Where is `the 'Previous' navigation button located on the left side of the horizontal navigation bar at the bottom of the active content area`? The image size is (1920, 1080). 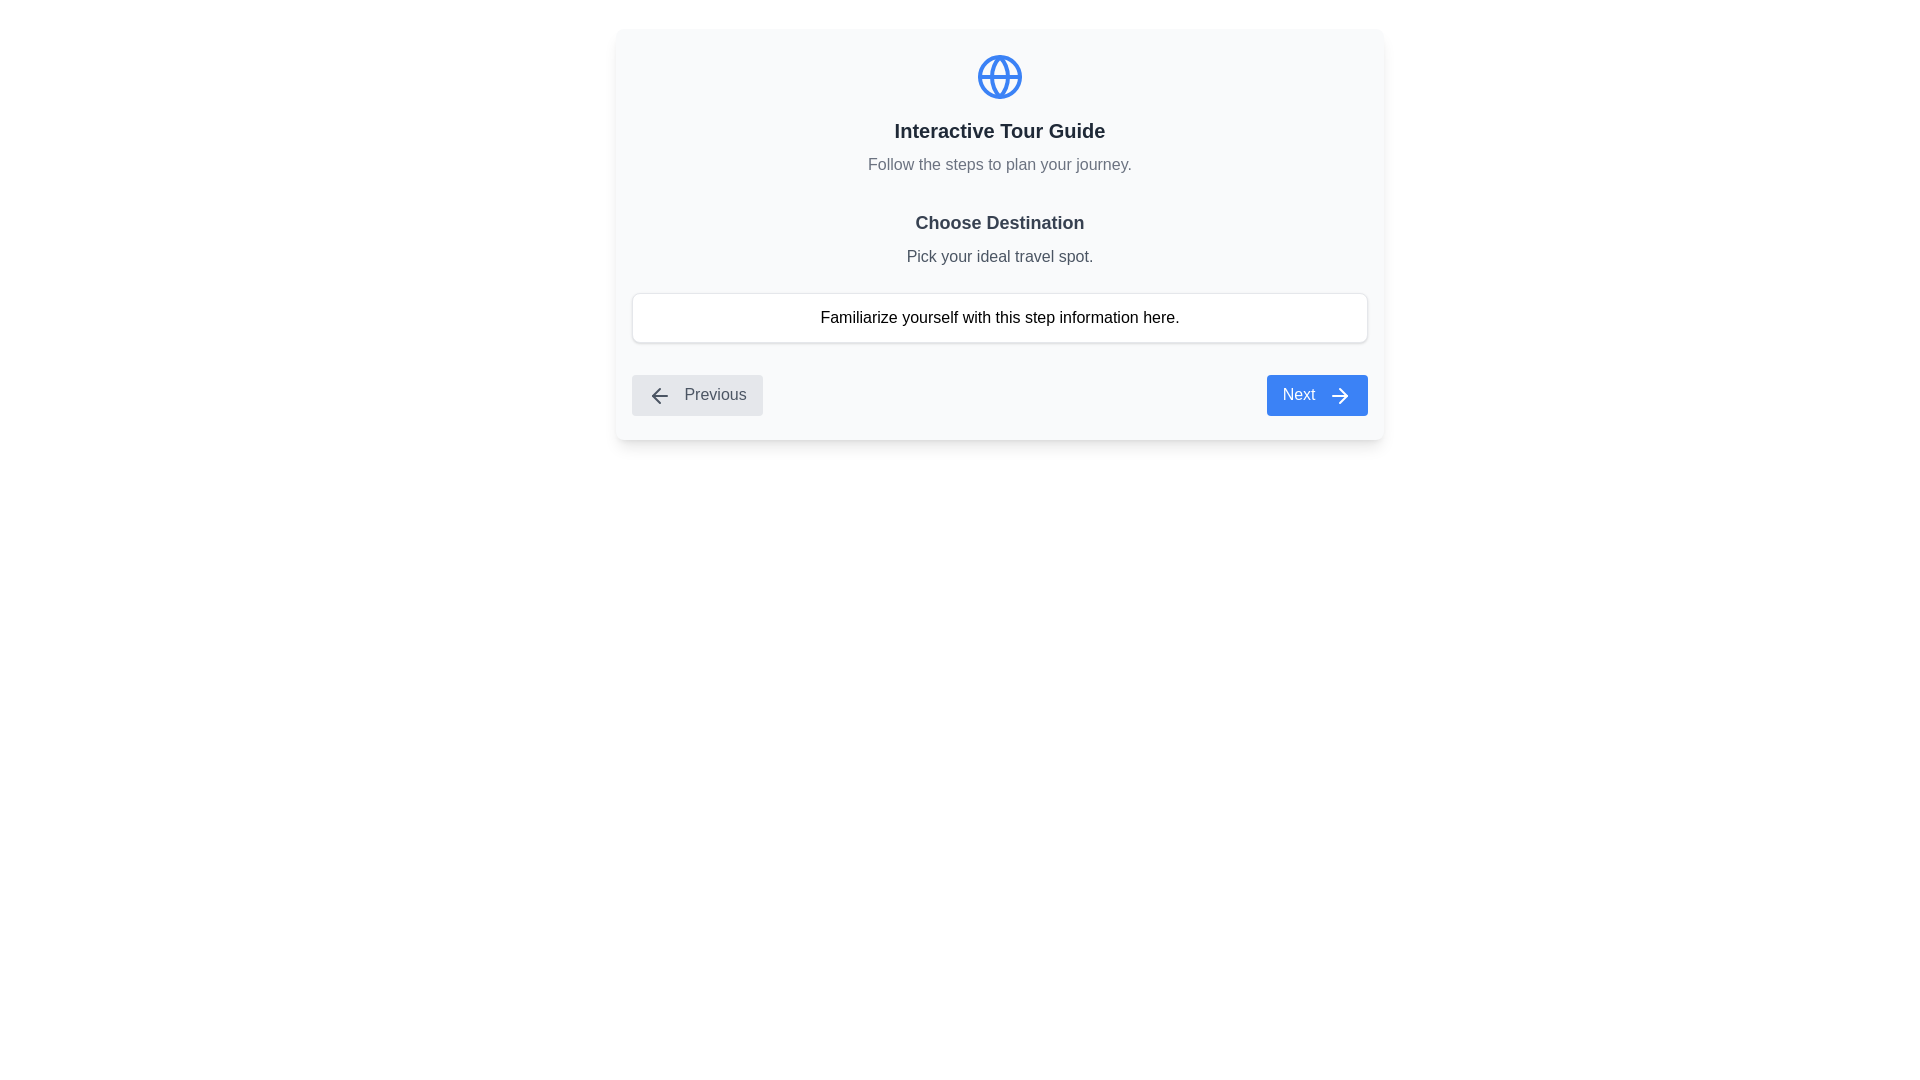 the 'Previous' navigation button located on the left side of the horizontal navigation bar at the bottom of the active content area is located at coordinates (697, 395).